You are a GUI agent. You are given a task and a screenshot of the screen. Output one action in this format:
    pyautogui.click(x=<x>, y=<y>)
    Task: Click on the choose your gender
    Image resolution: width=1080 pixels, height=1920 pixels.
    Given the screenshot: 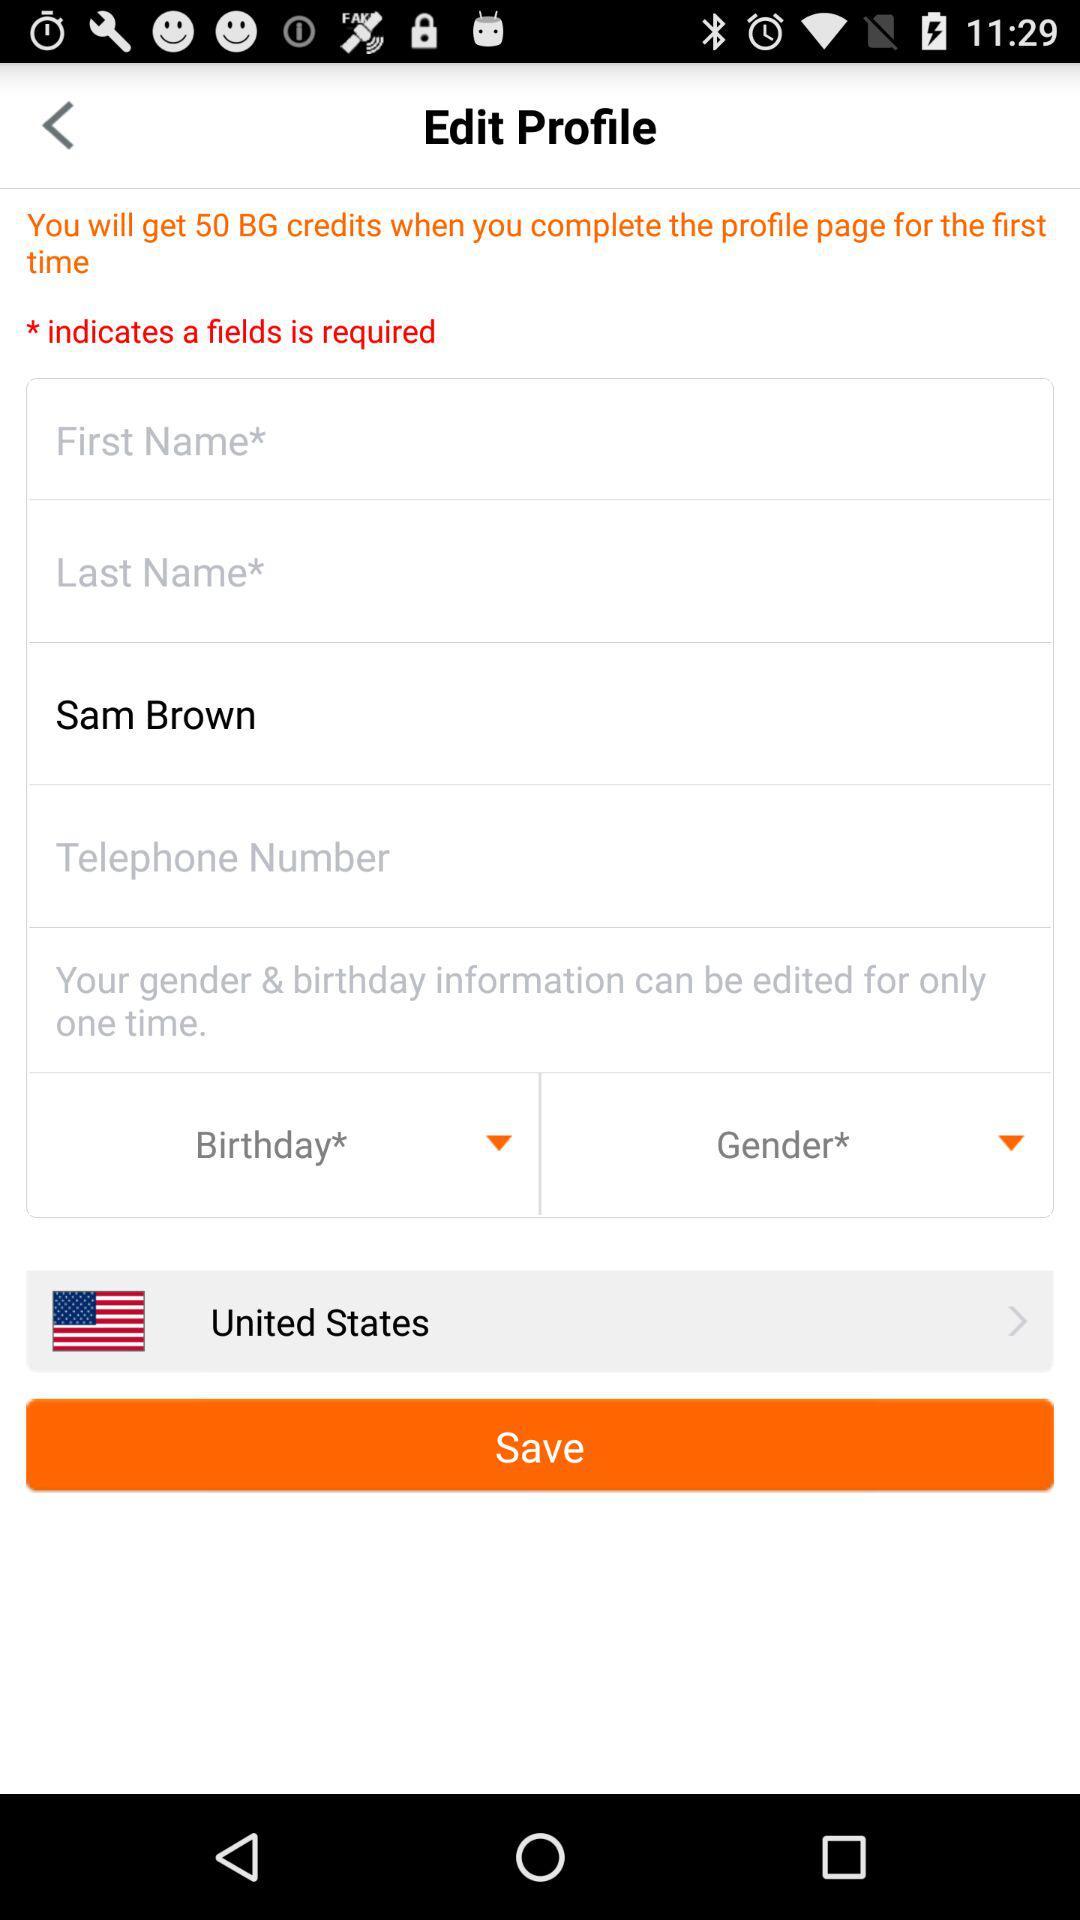 What is the action you would take?
    pyautogui.click(x=795, y=1143)
    